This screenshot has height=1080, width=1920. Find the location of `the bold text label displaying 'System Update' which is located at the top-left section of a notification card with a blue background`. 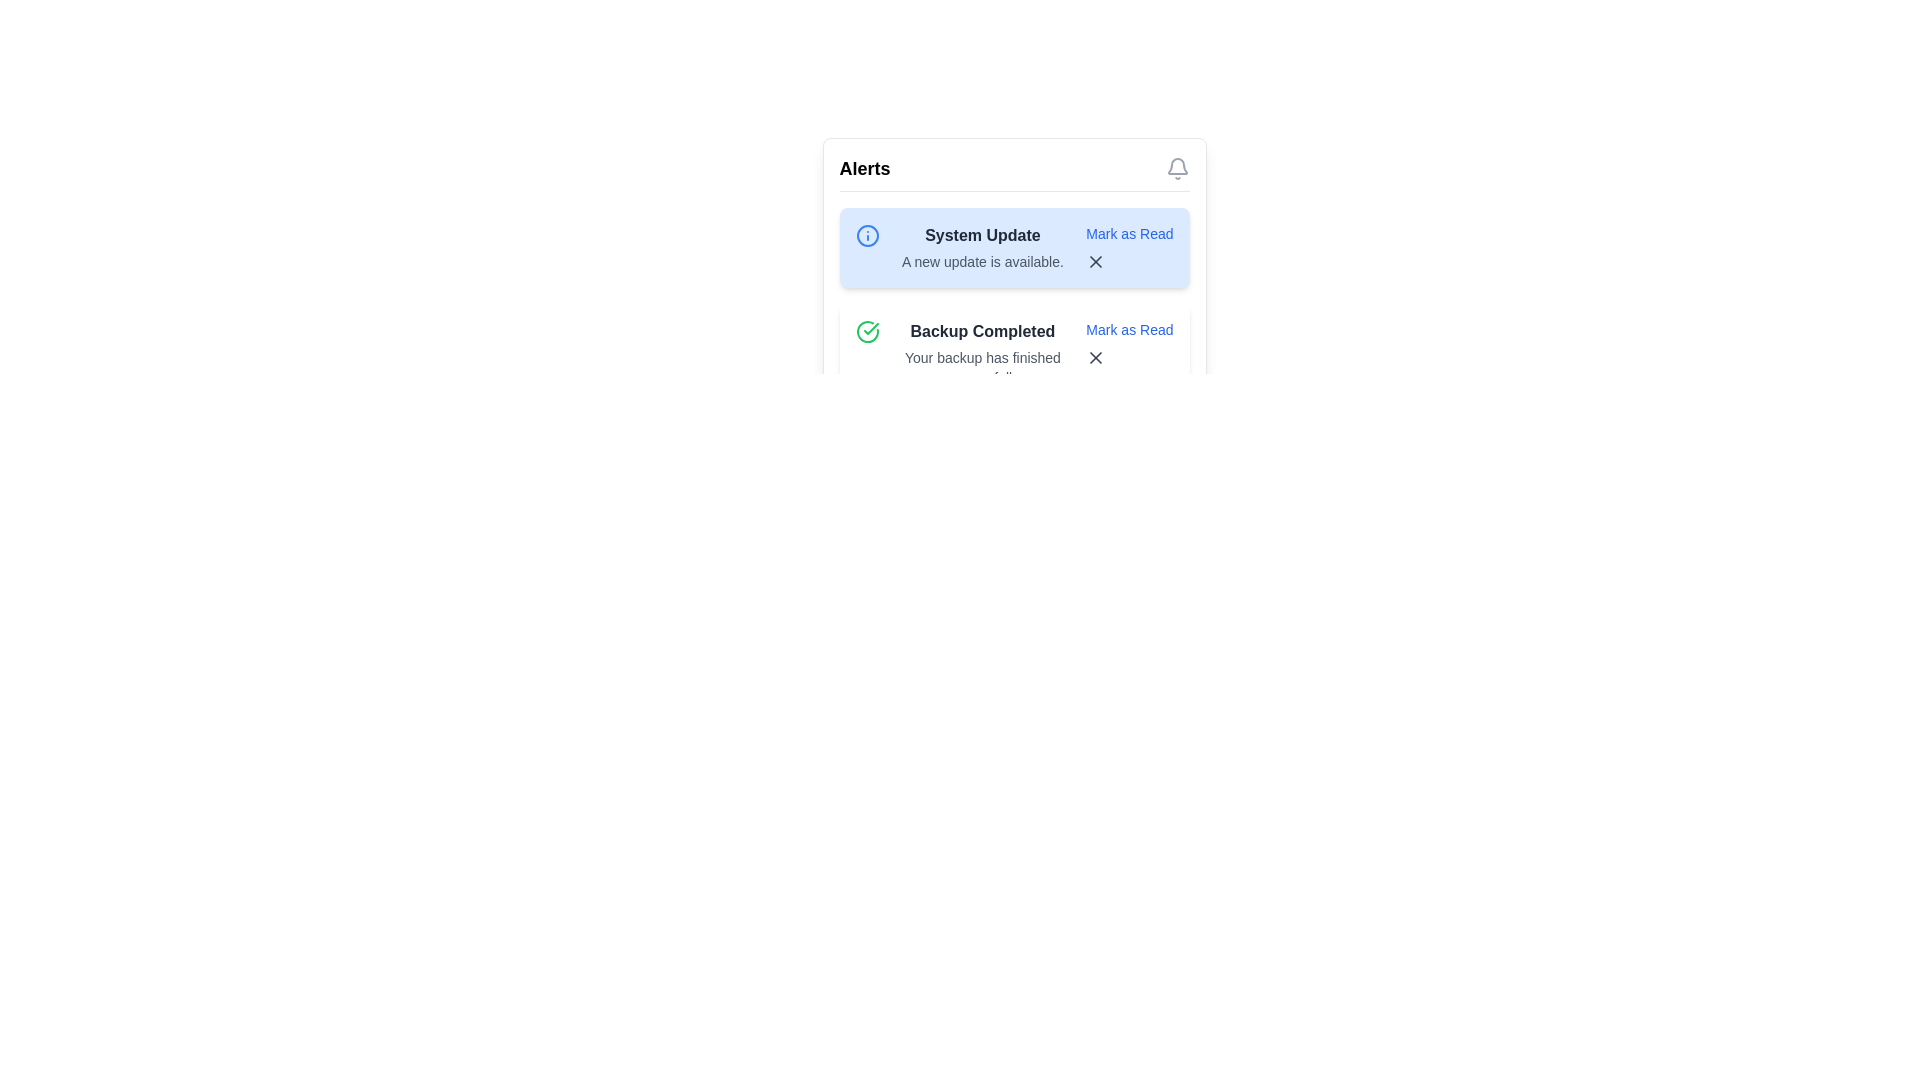

the bold text label displaying 'System Update' which is located at the top-left section of a notification card with a blue background is located at coordinates (982, 234).